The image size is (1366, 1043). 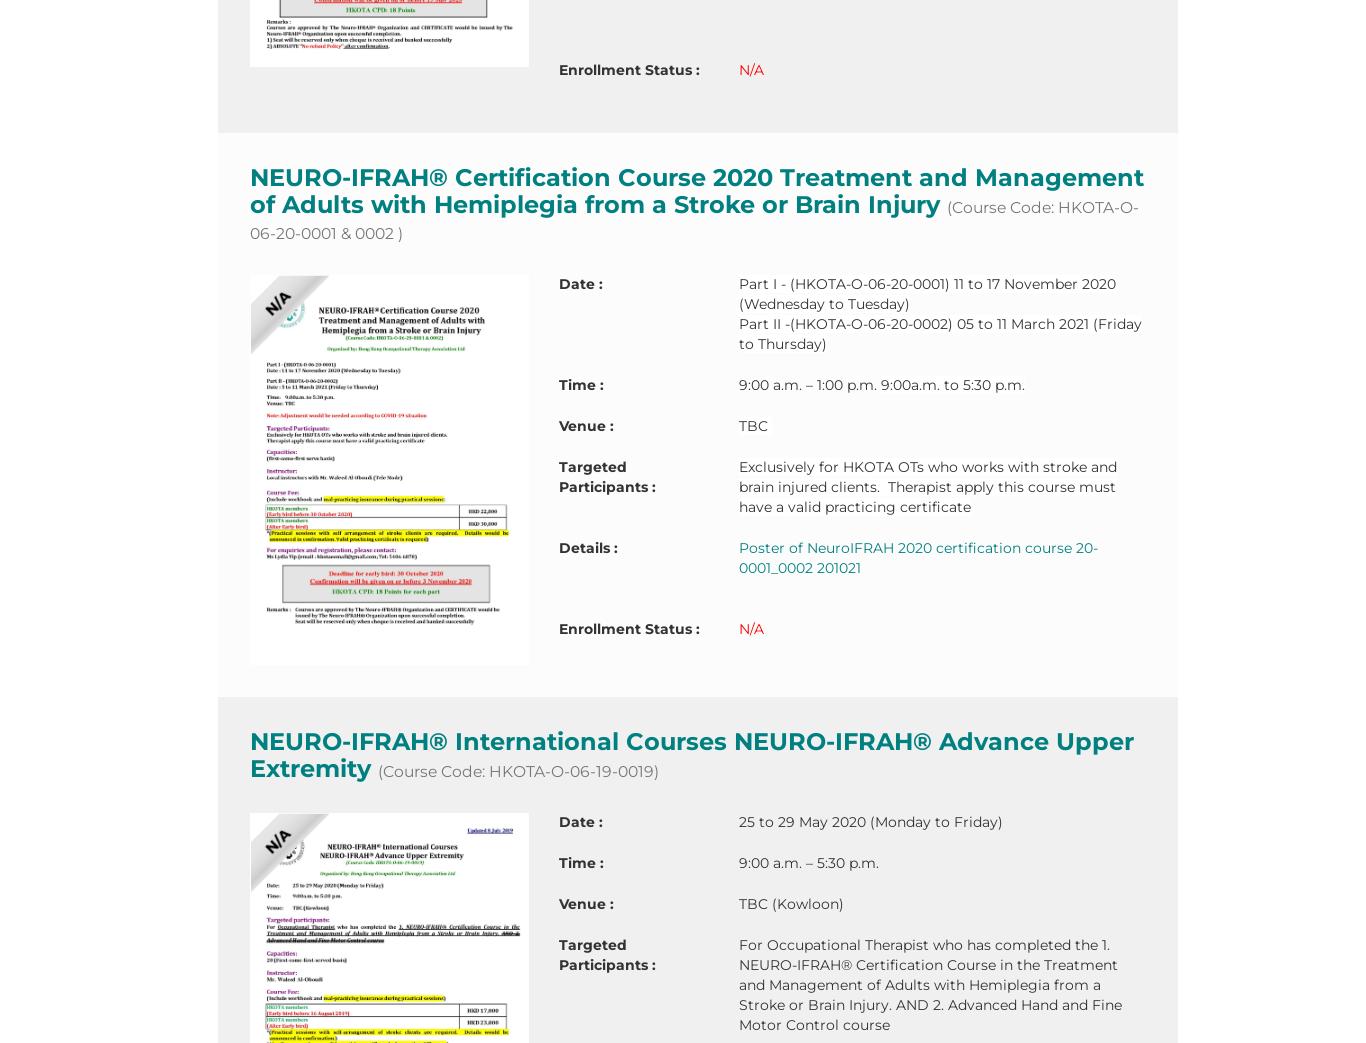 What do you see at coordinates (807, 384) in the screenshot?
I see `'9:00 a.m. – 1:00 p.m.'` at bounding box center [807, 384].